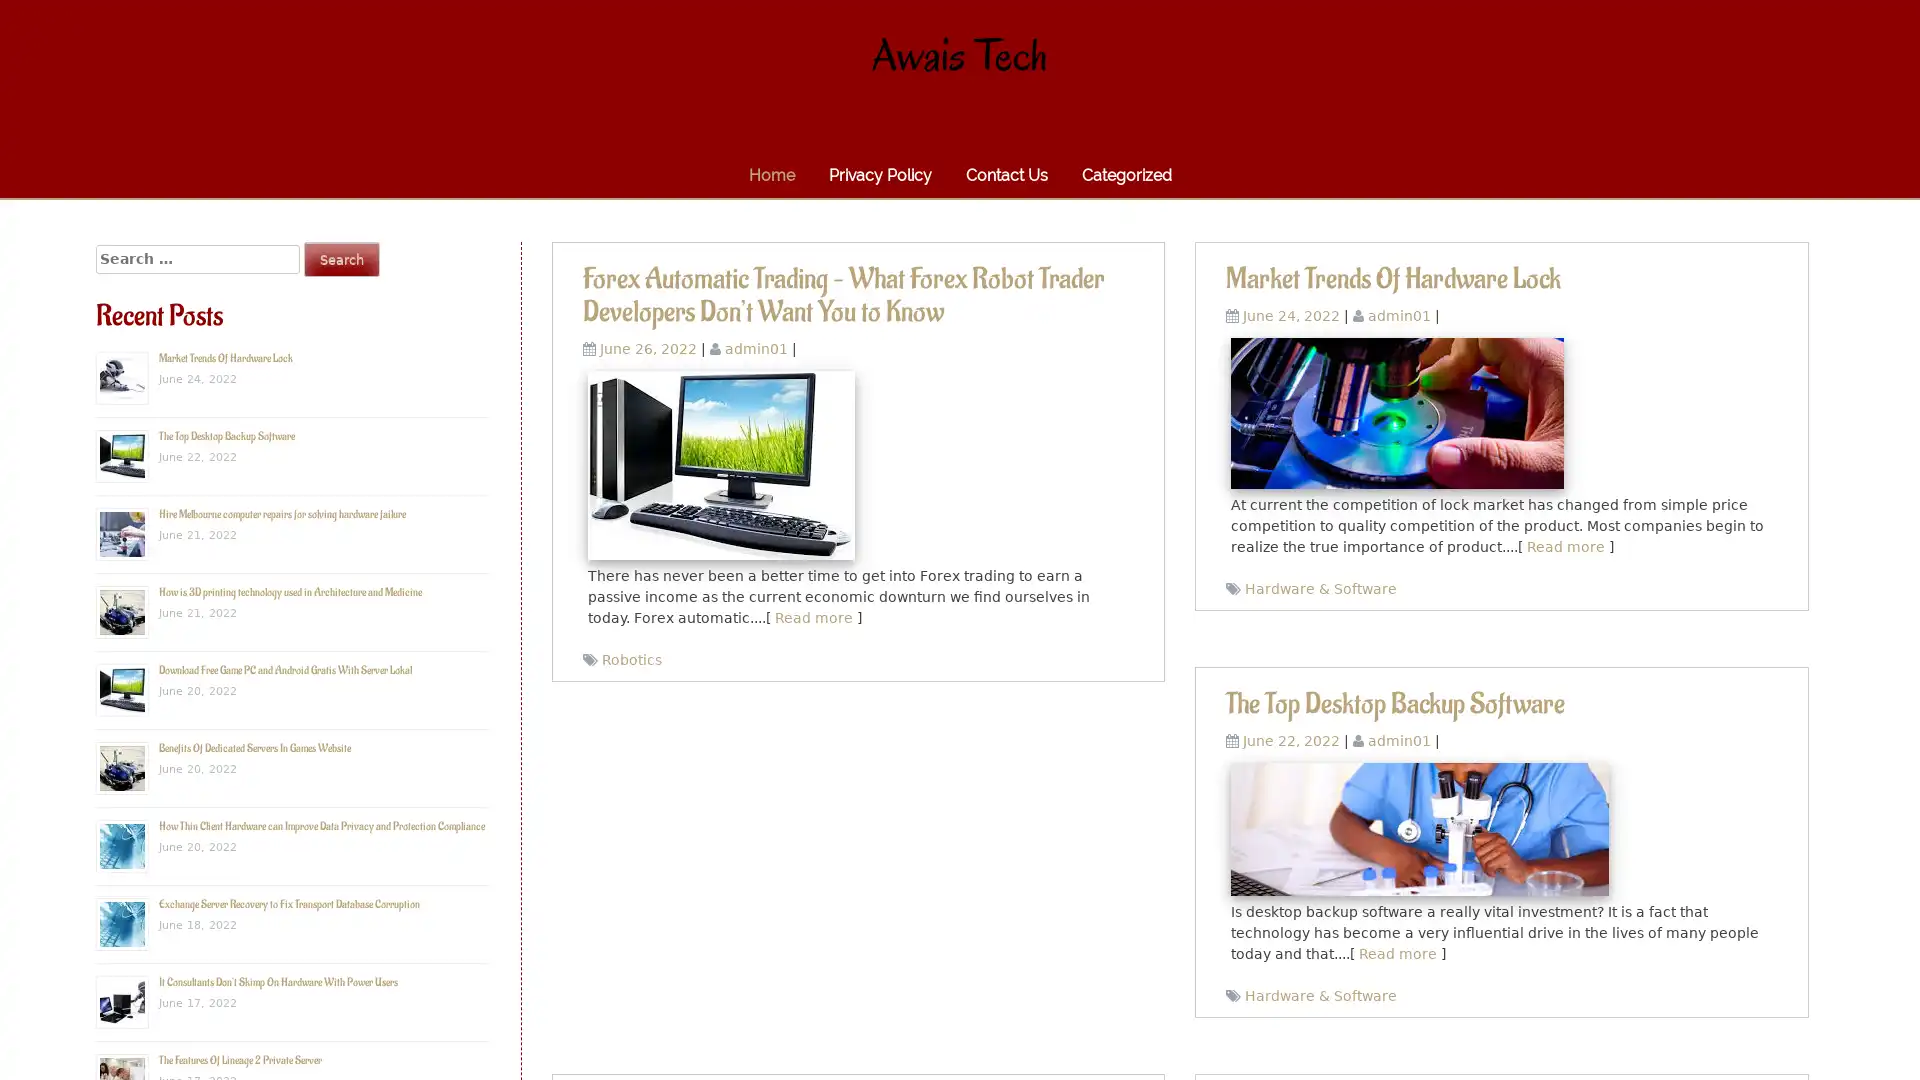 The height and width of the screenshot is (1080, 1920). What do you see at coordinates (341, 258) in the screenshot?
I see `Search` at bounding box center [341, 258].